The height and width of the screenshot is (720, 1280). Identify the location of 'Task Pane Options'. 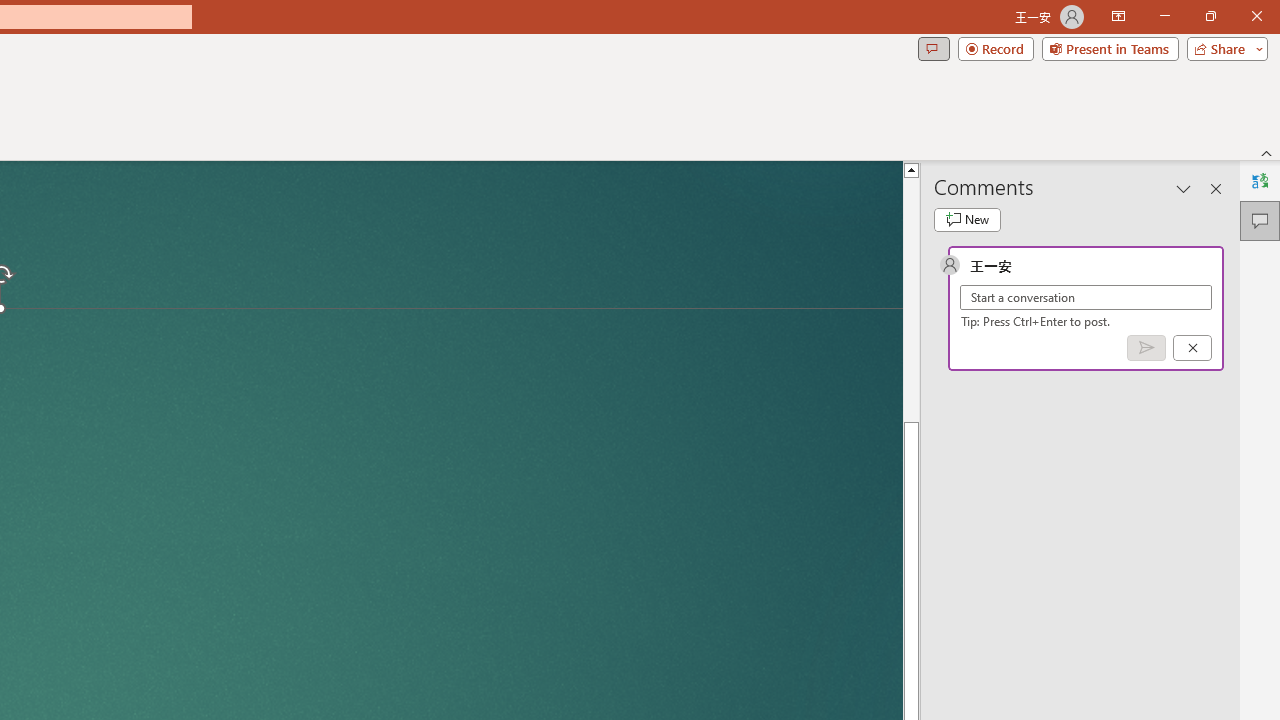
(1184, 189).